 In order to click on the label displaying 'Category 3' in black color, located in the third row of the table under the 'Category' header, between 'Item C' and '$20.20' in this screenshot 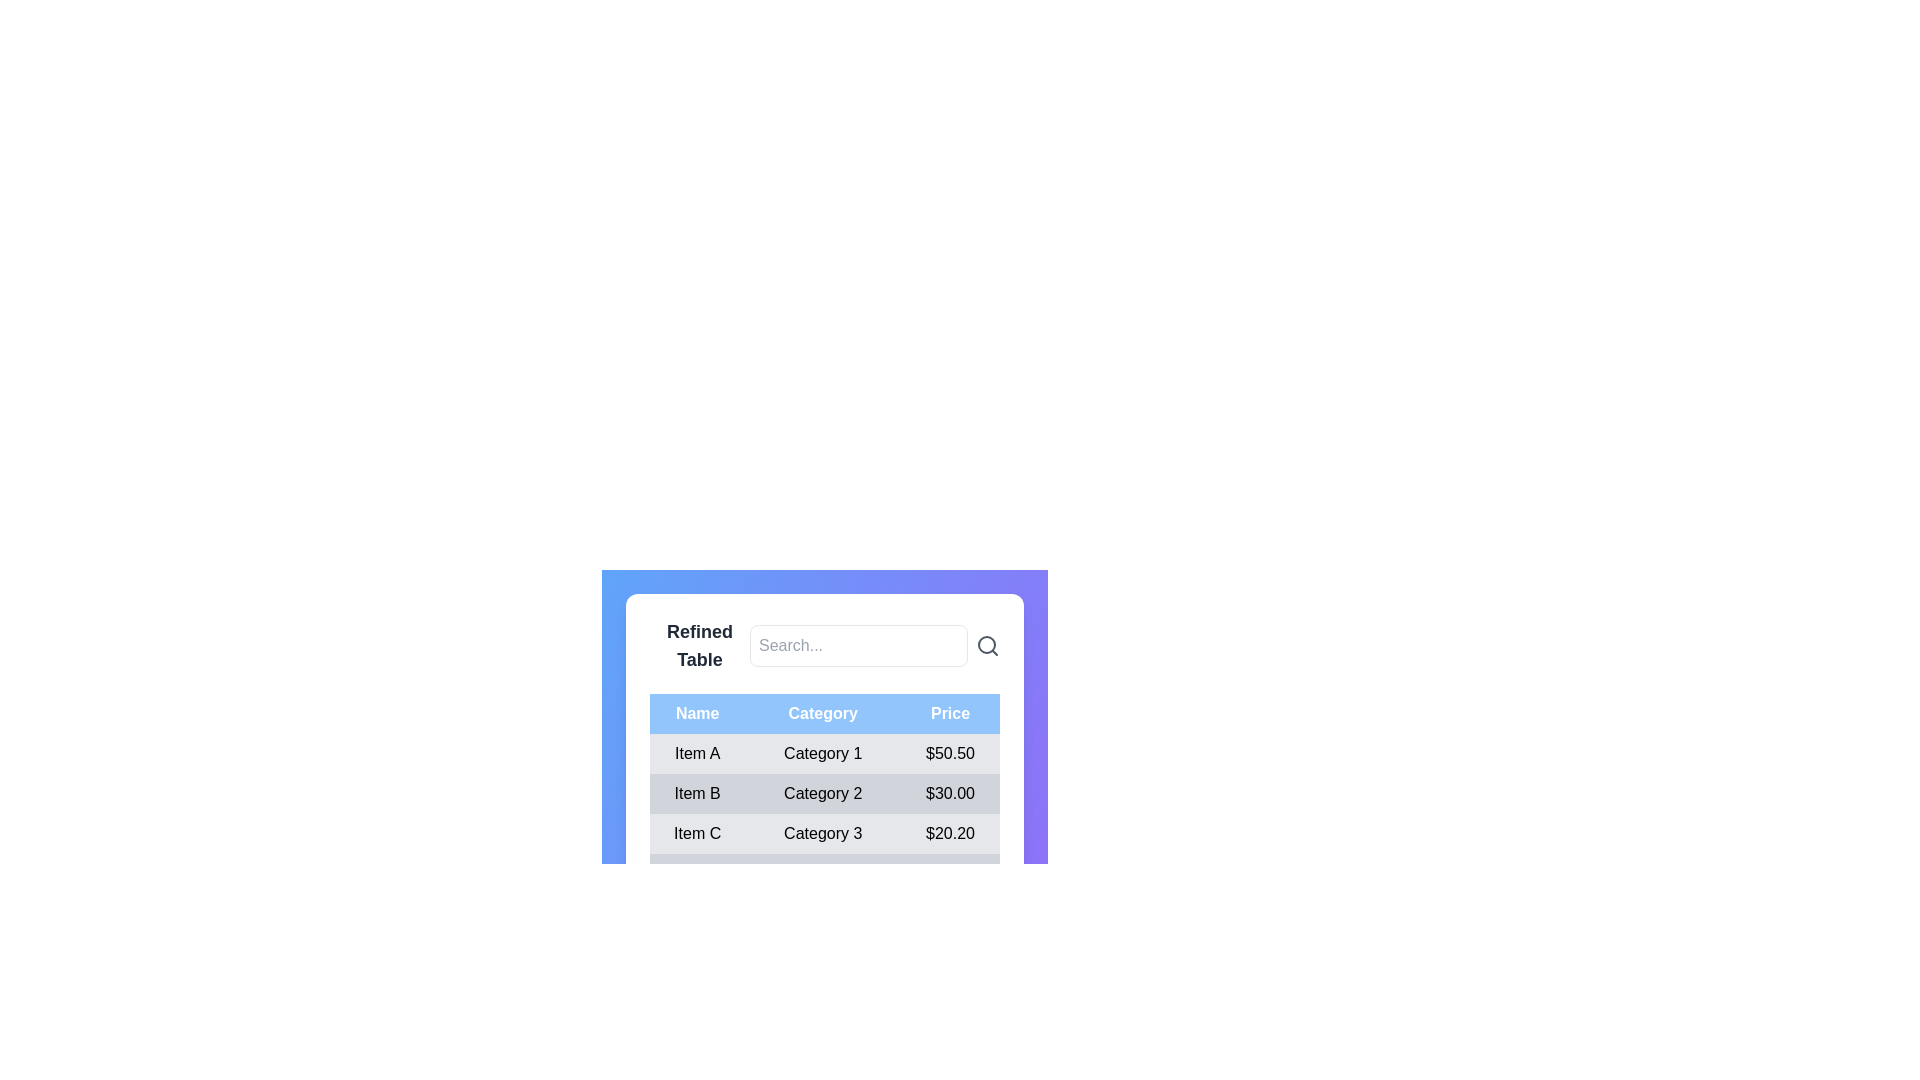, I will do `click(823, 833)`.